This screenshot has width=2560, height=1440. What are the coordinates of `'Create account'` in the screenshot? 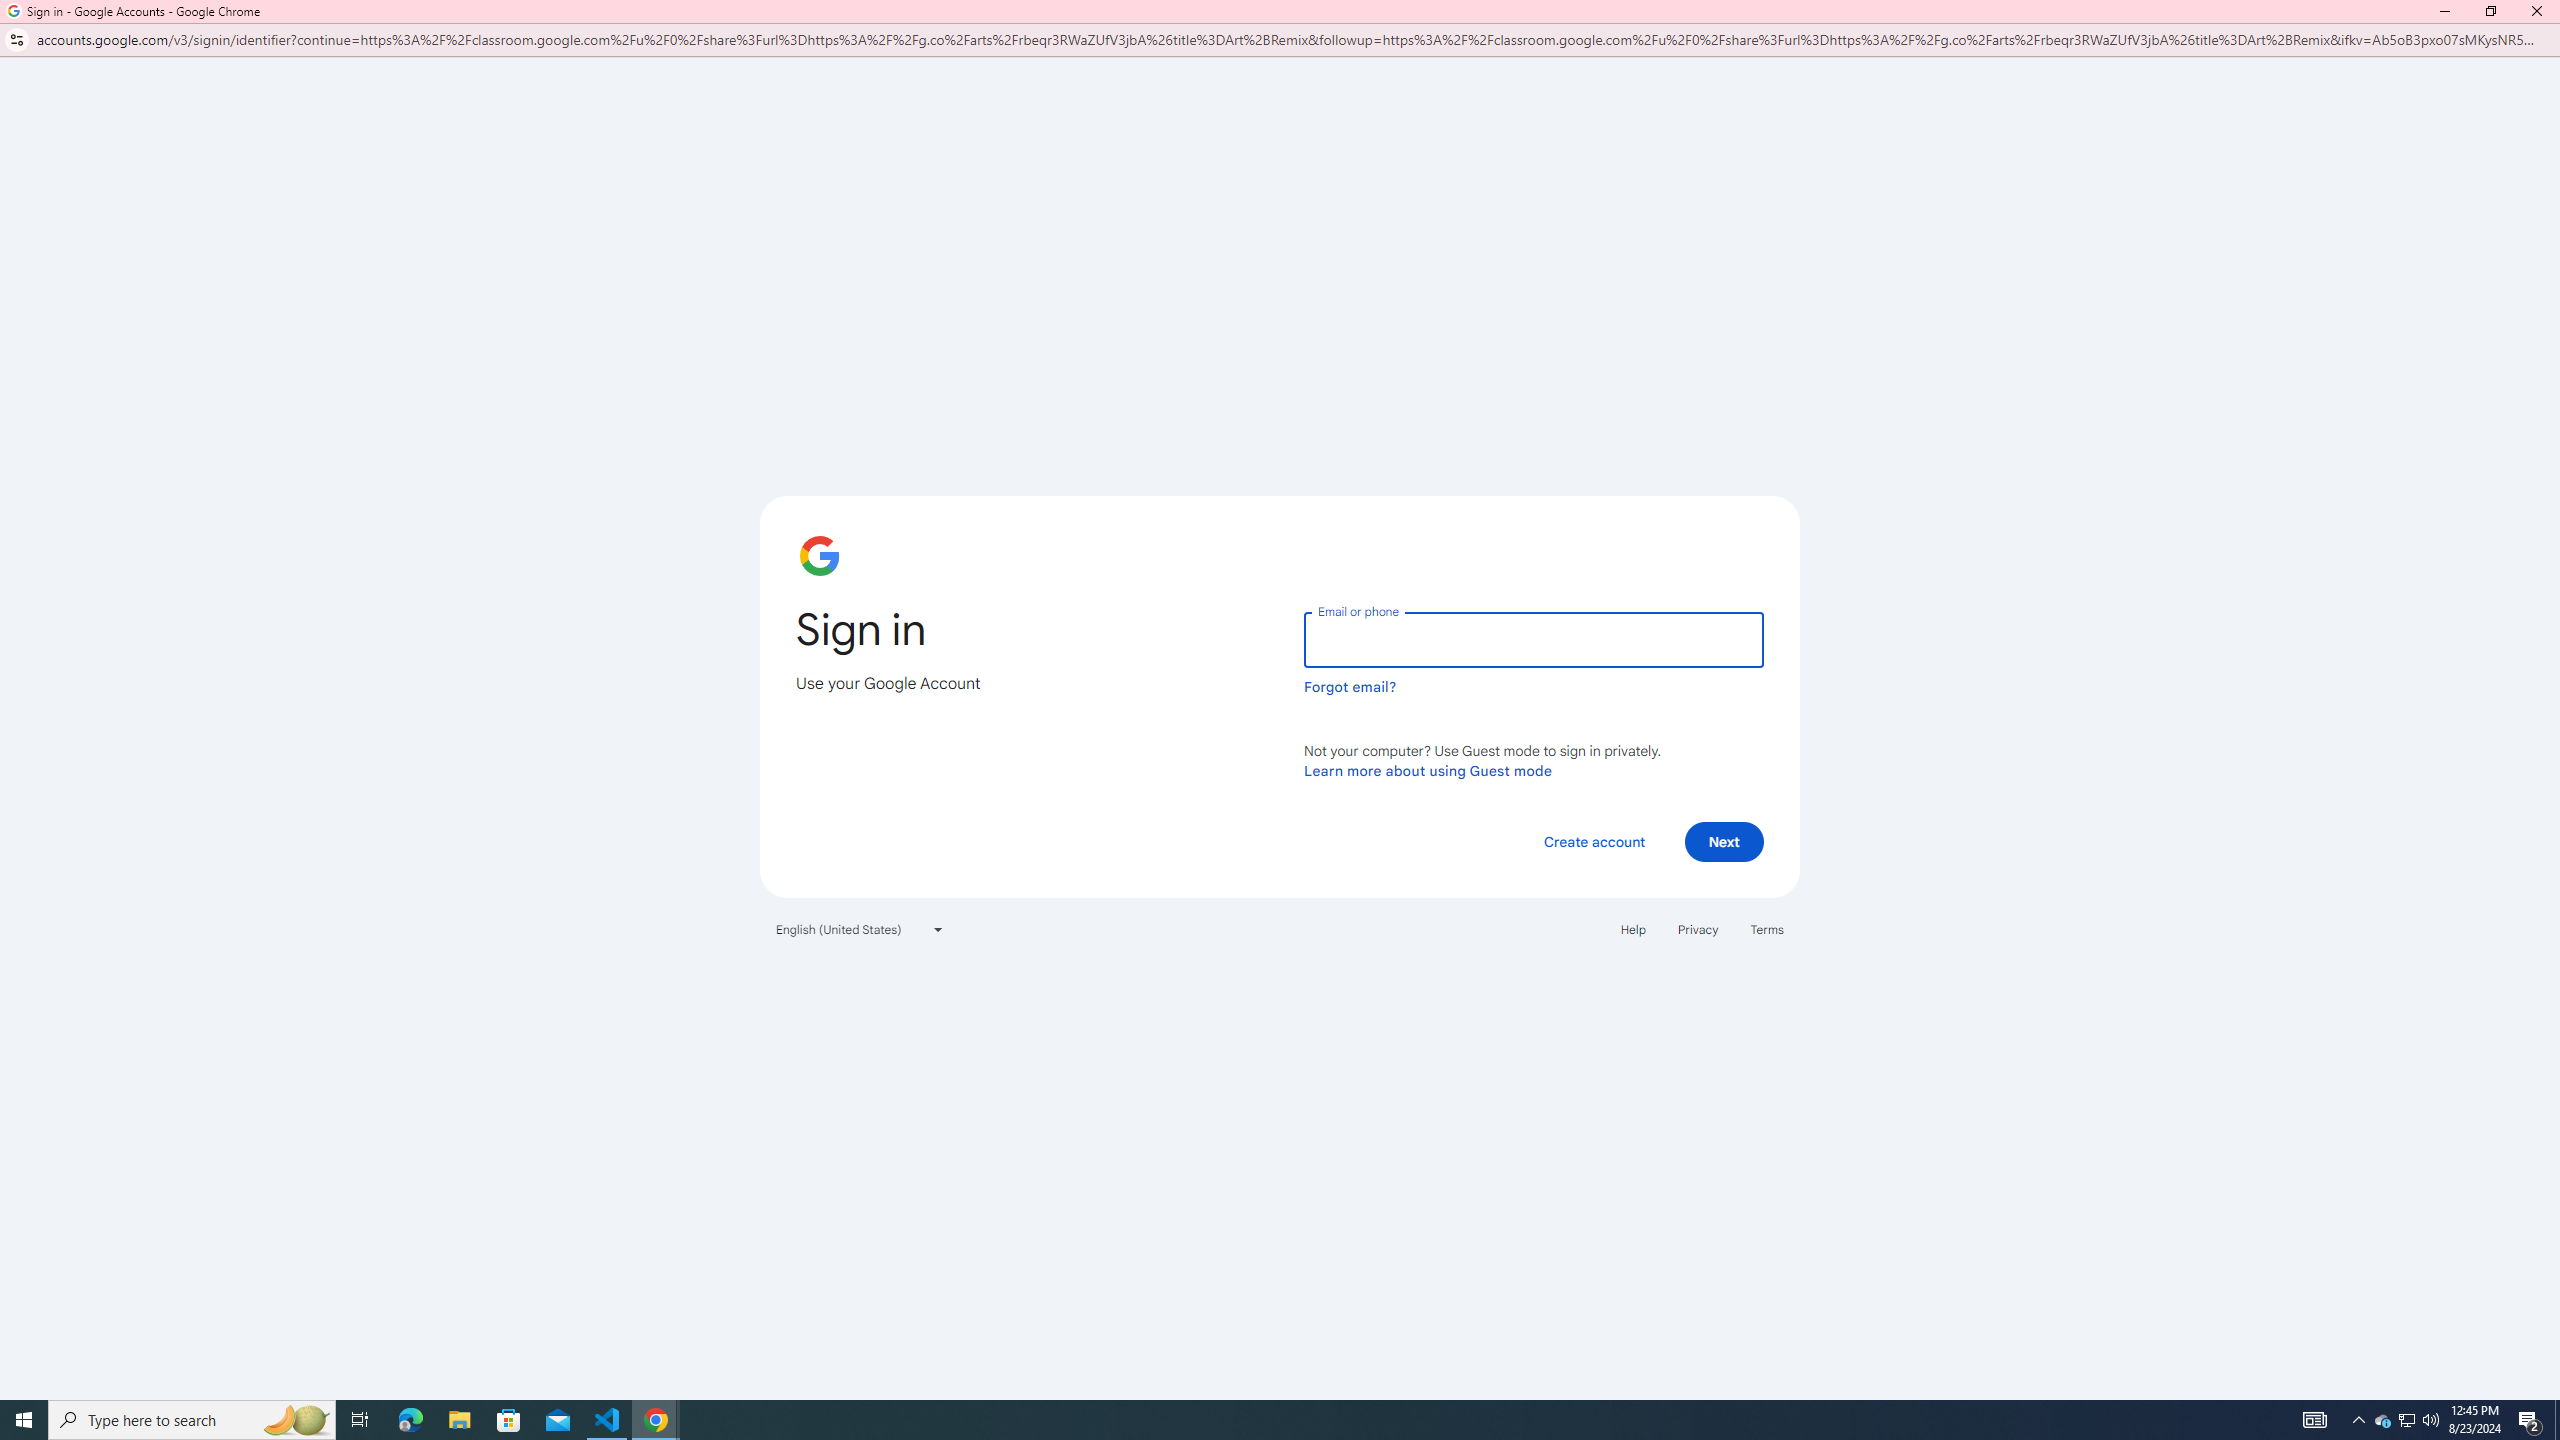 It's located at (1593, 842).